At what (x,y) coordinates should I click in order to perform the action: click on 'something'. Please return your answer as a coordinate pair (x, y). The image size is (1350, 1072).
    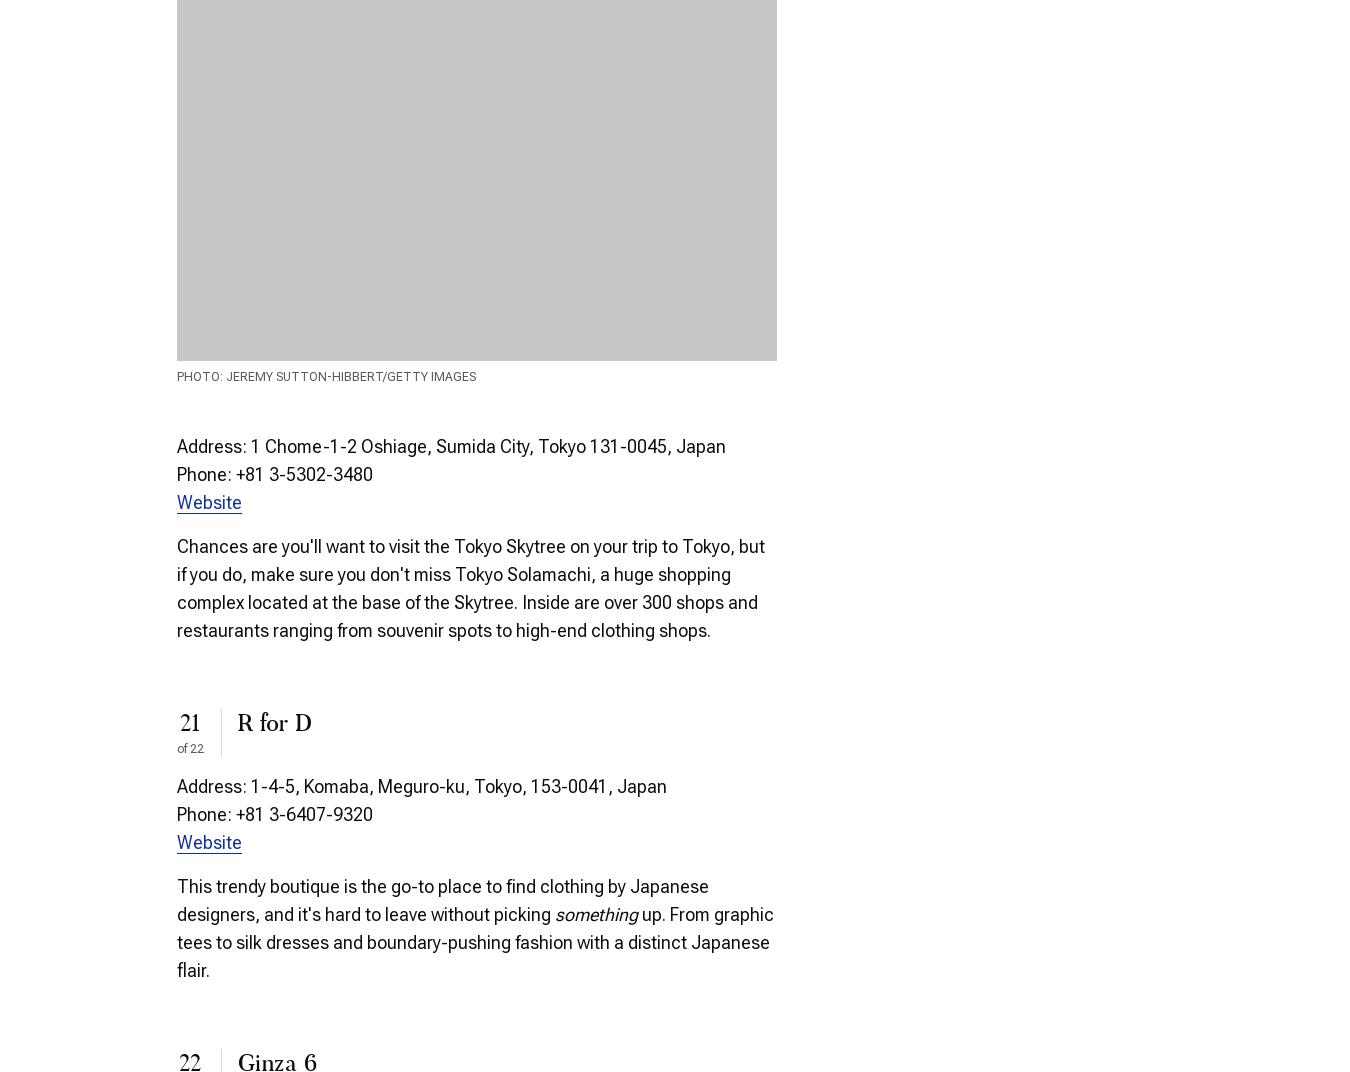
    Looking at the image, I should click on (553, 914).